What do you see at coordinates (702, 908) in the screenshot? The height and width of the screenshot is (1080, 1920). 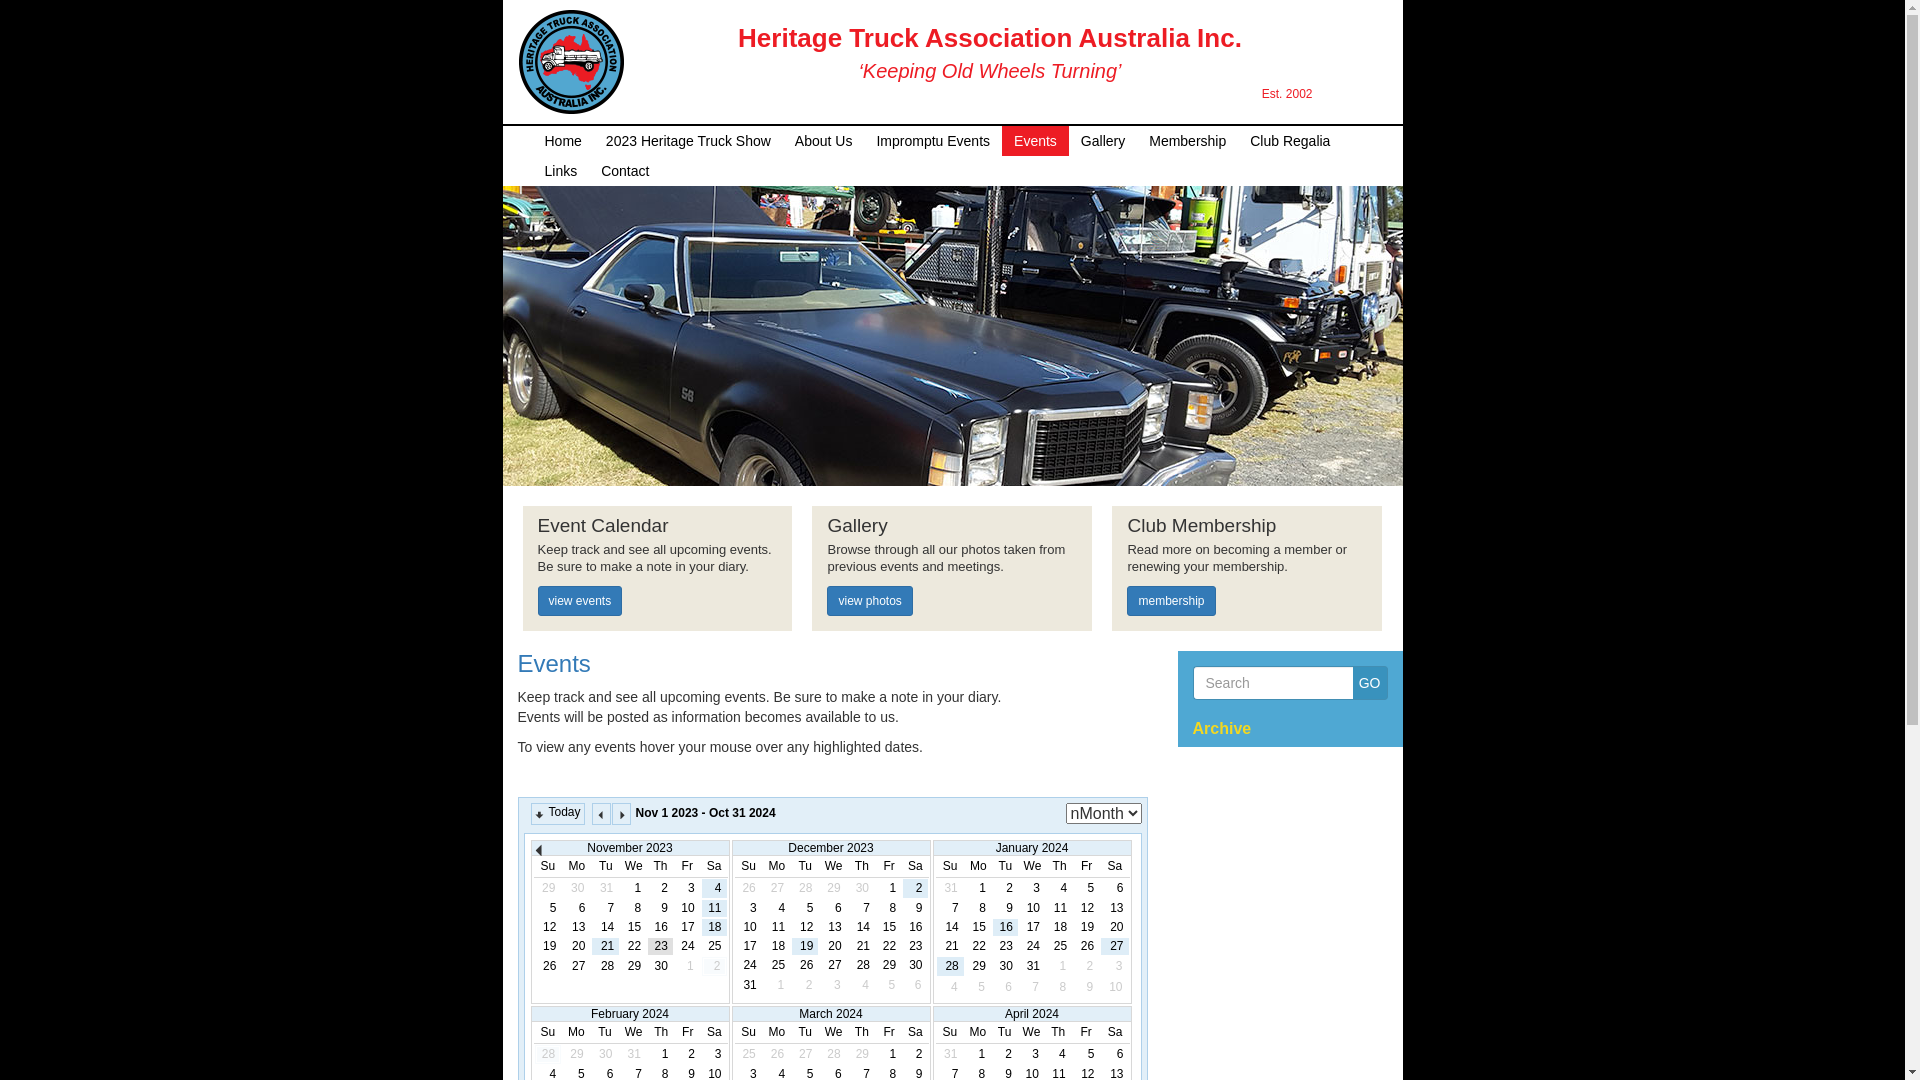 I see `'11'` at bounding box center [702, 908].